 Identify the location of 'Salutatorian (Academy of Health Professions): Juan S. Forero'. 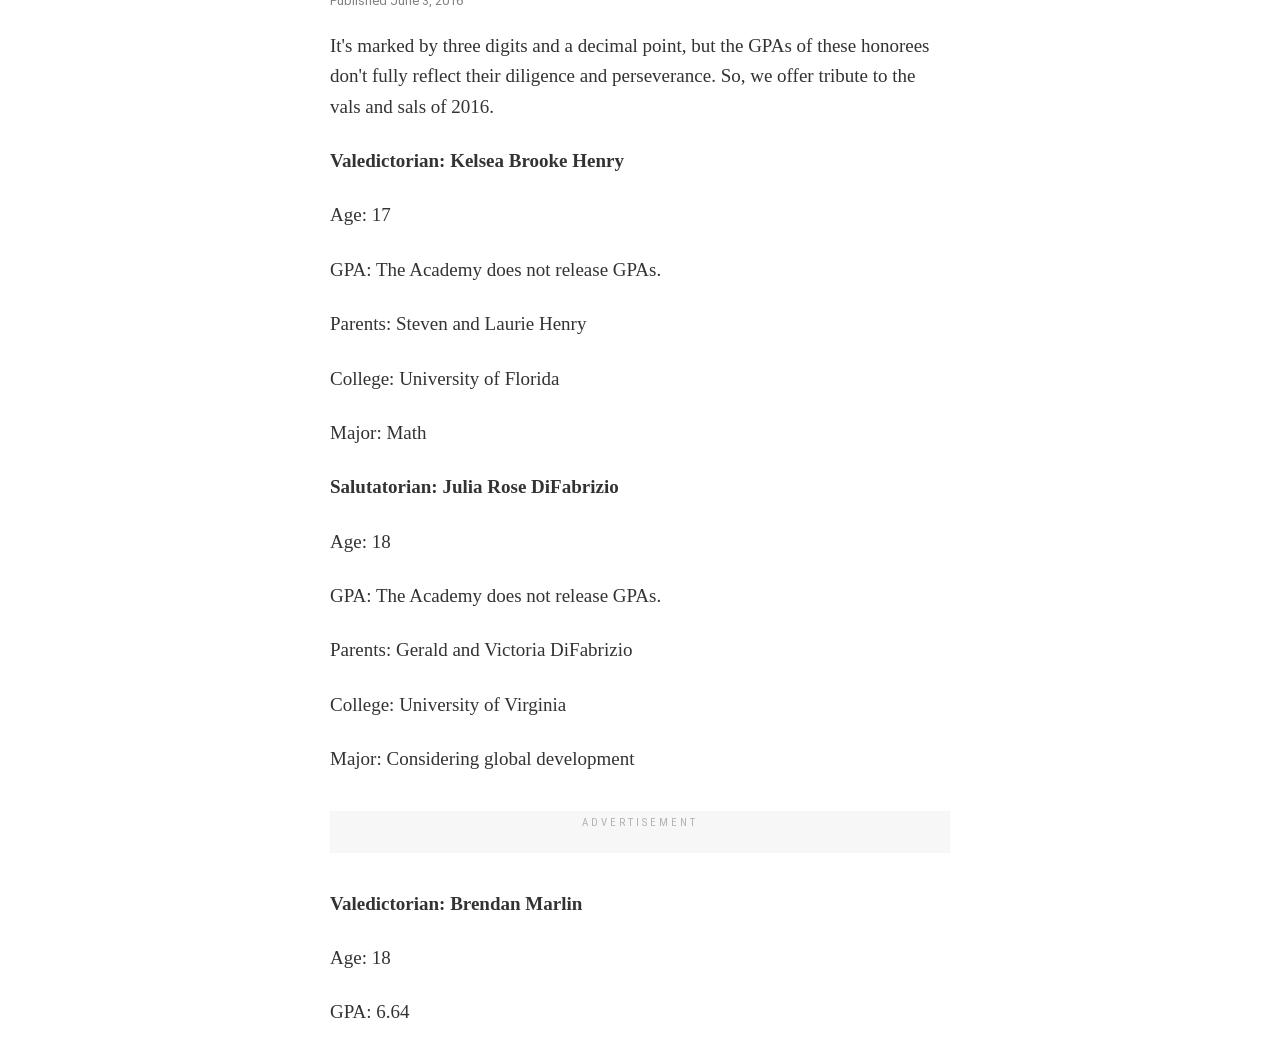
(579, 115).